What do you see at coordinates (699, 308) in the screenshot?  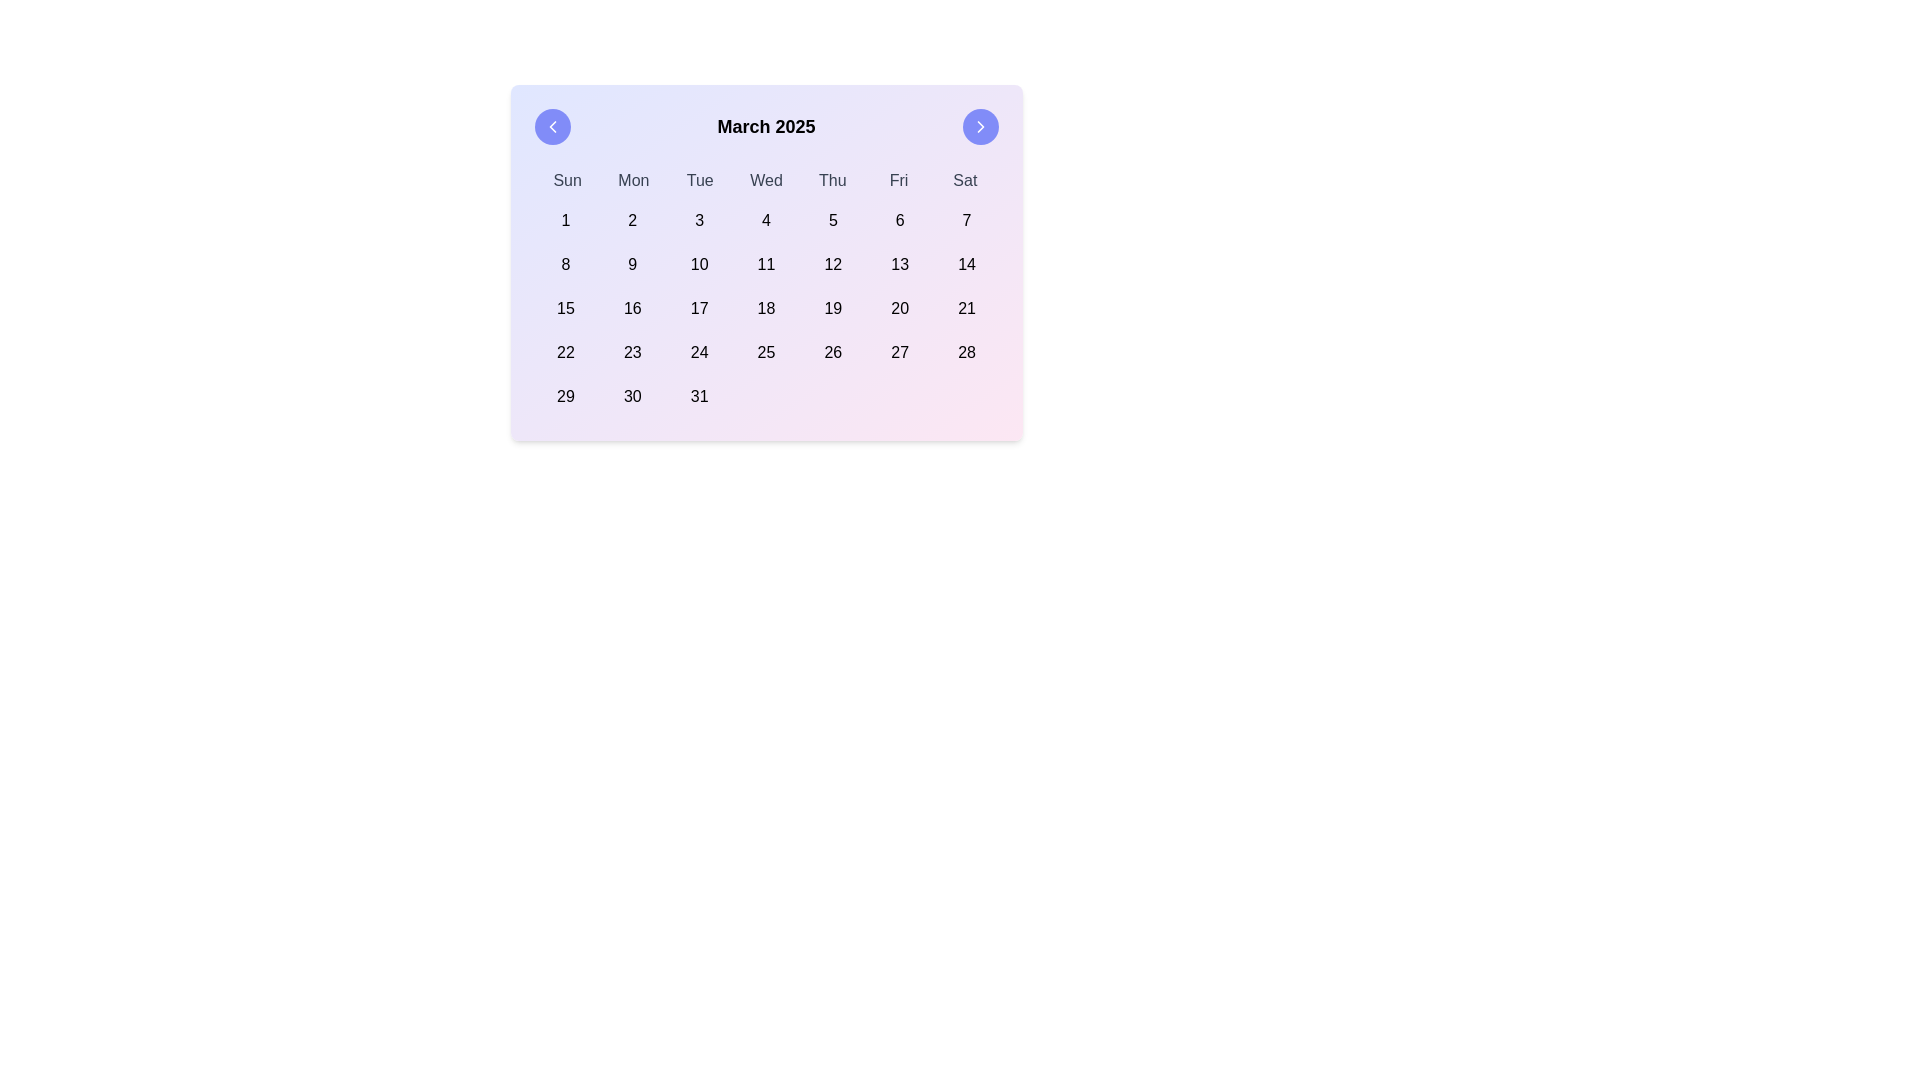 I see `the button labeled '17' with rounded corners located in the third row and third column of the calendar grid` at bounding box center [699, 308].